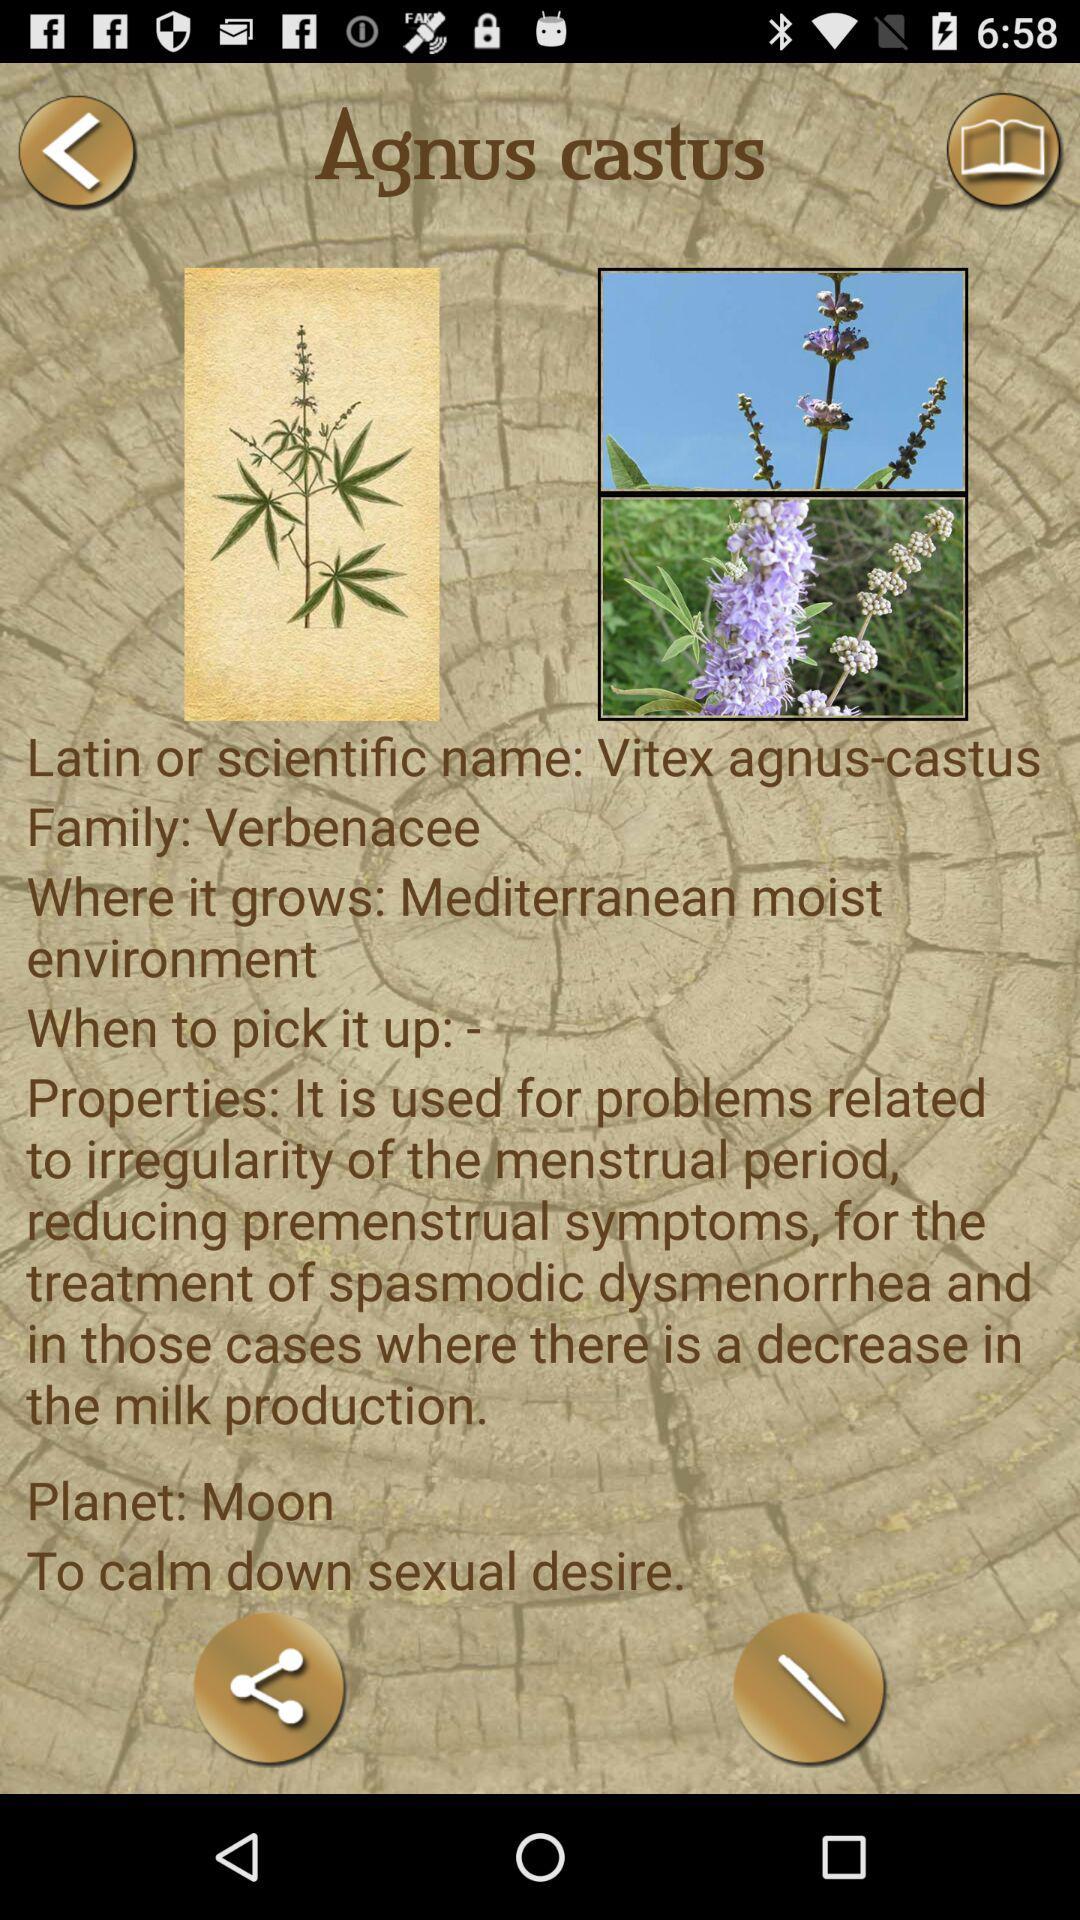 This screenshot has width=1080, height=1920. Describe the element at coordinates (270, 1688) in the screenshot. I see `share button` at that location.